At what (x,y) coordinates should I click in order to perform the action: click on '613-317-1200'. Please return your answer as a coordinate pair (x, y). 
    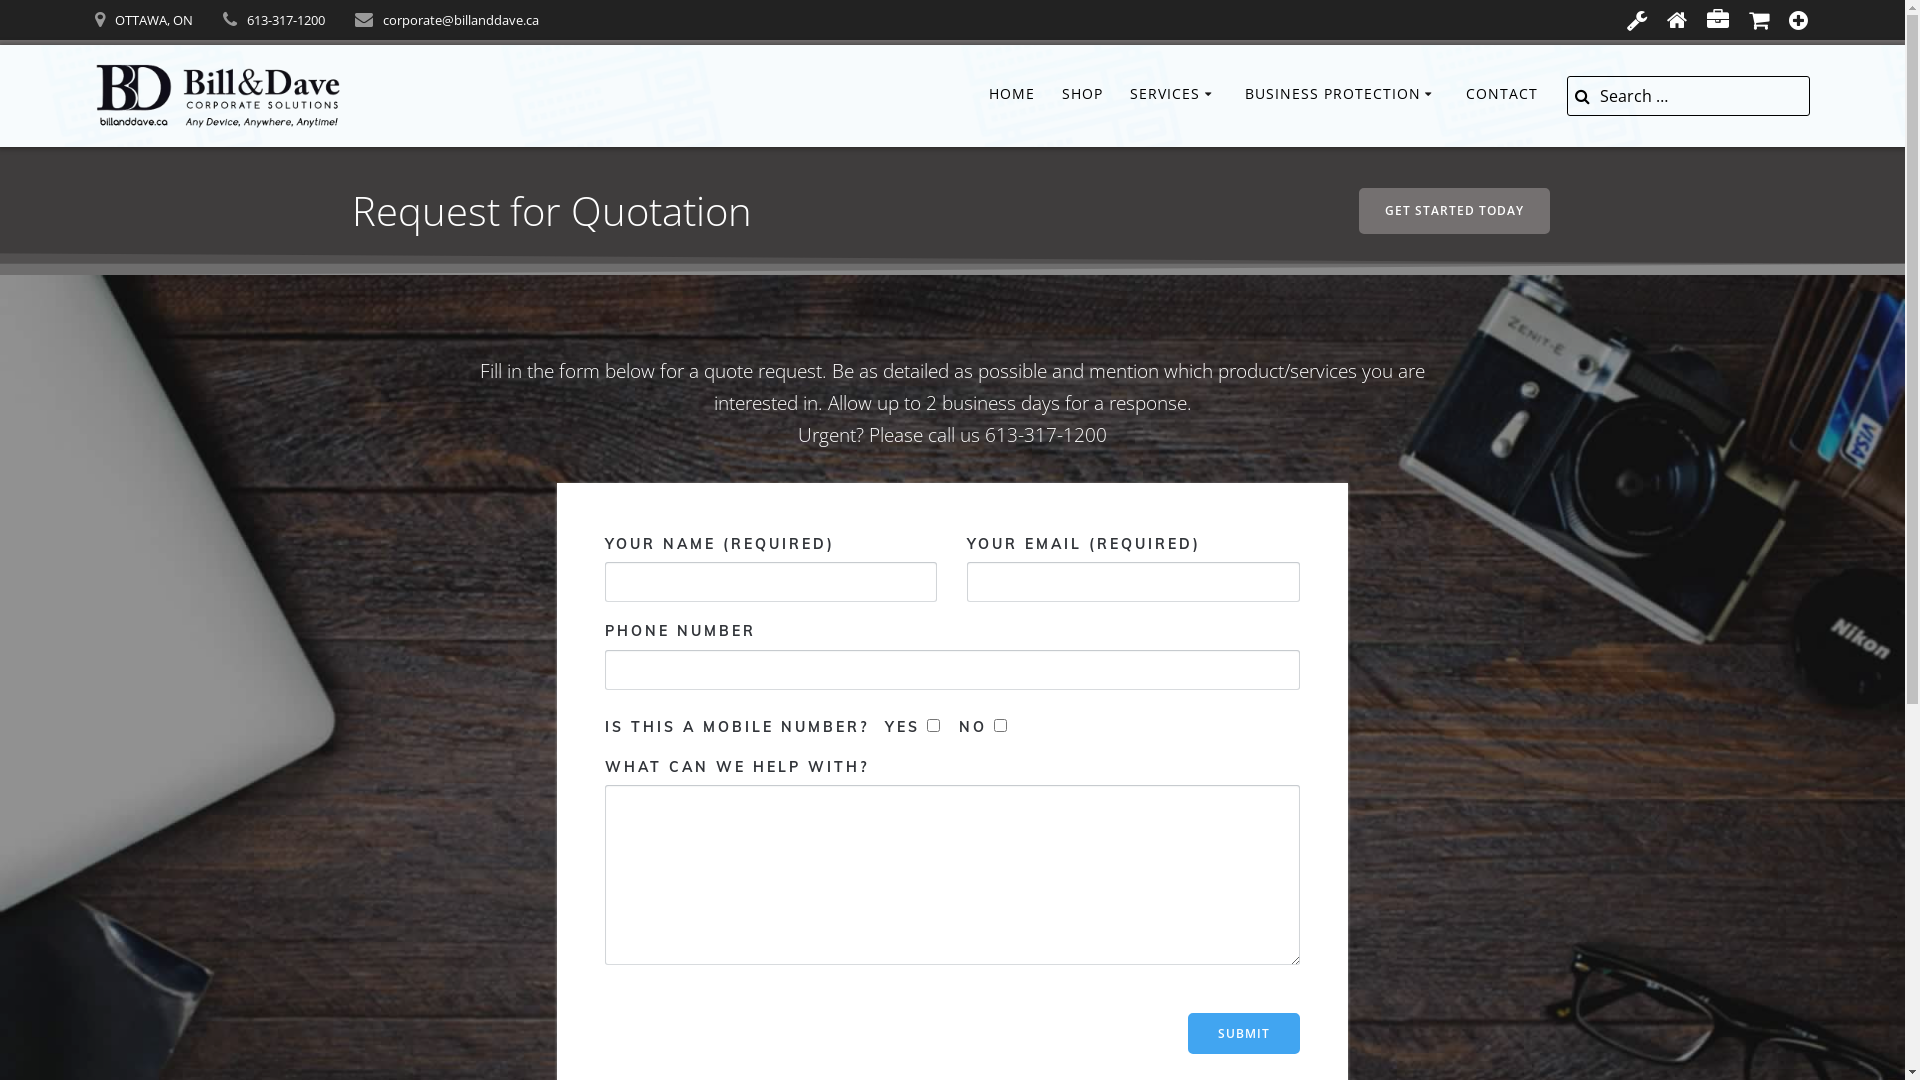
    Looking at the image, I should click on (285, 19).